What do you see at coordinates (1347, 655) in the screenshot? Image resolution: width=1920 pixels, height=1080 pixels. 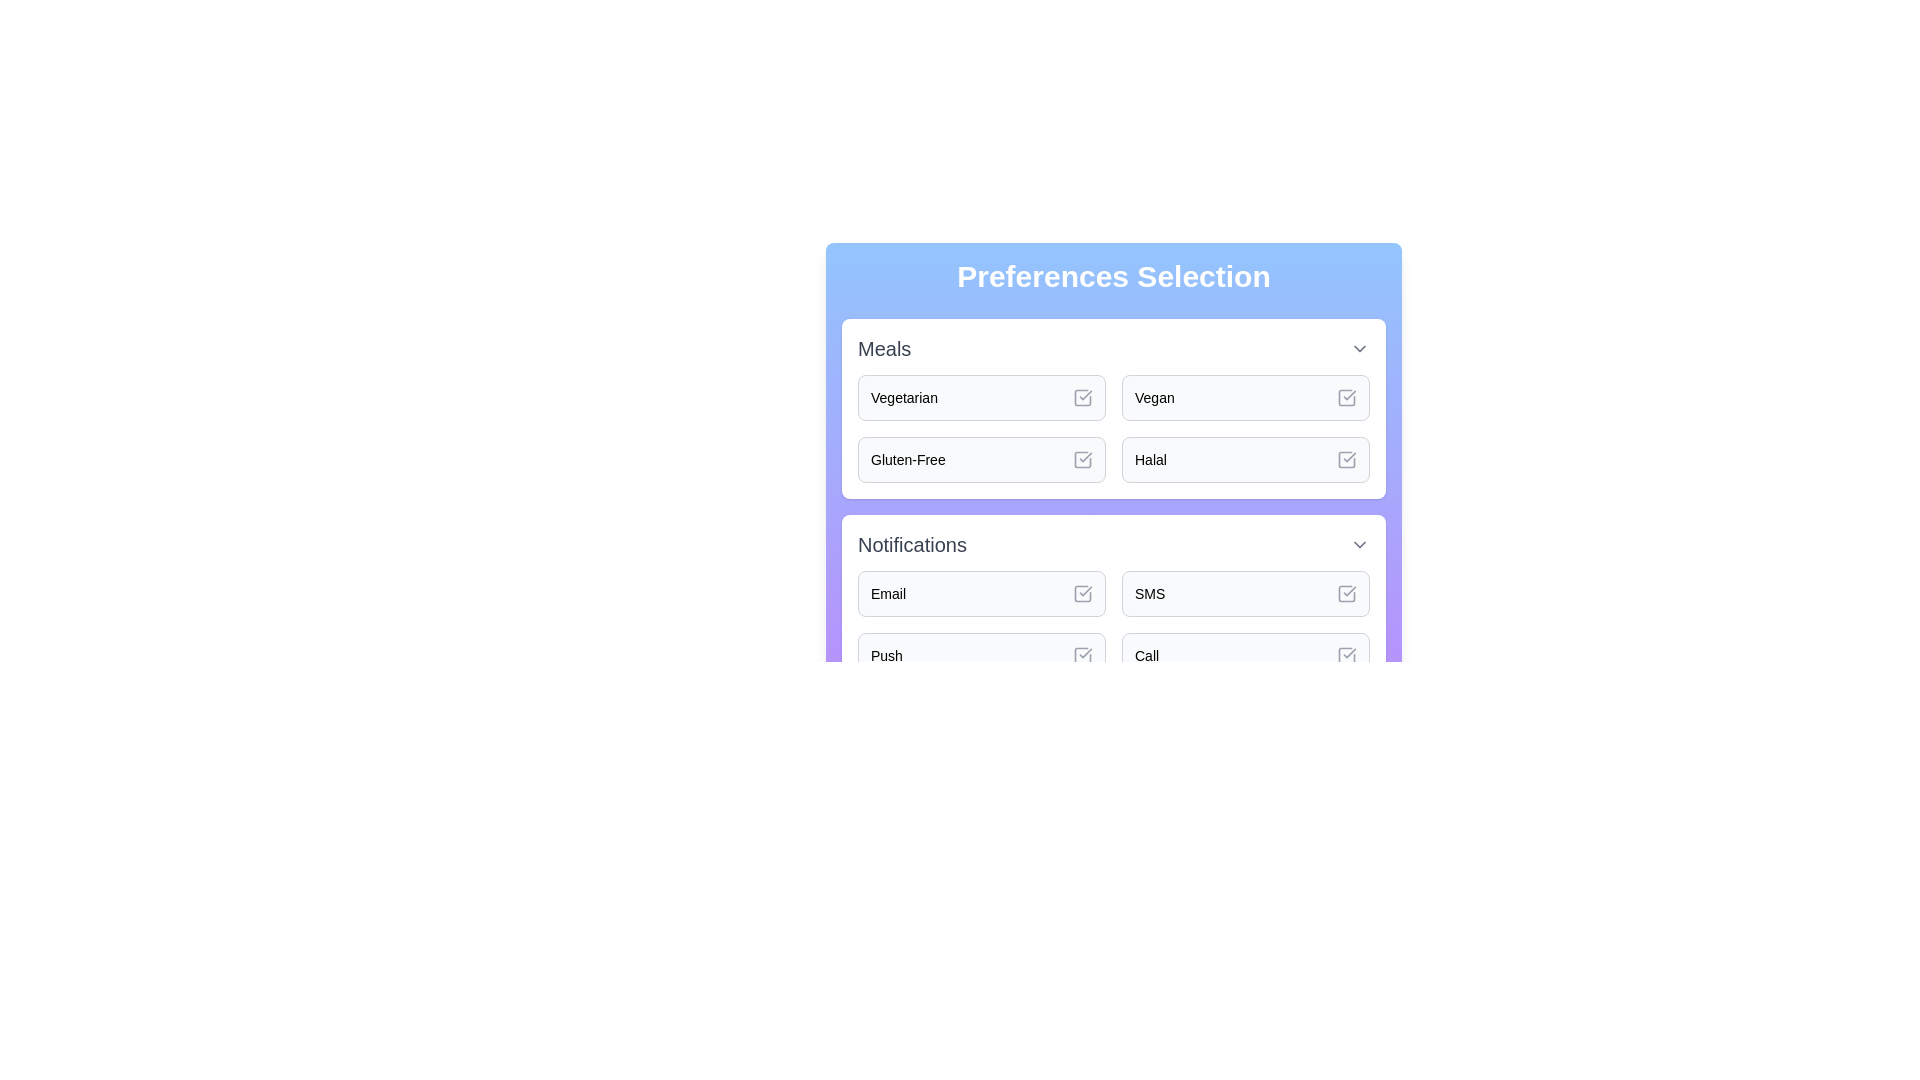 I see `the checkbox icon for the 'Call' notification preference, located to the right of the 'Call' text in the 'Notifications' section` at bounding box center [1347, 655].